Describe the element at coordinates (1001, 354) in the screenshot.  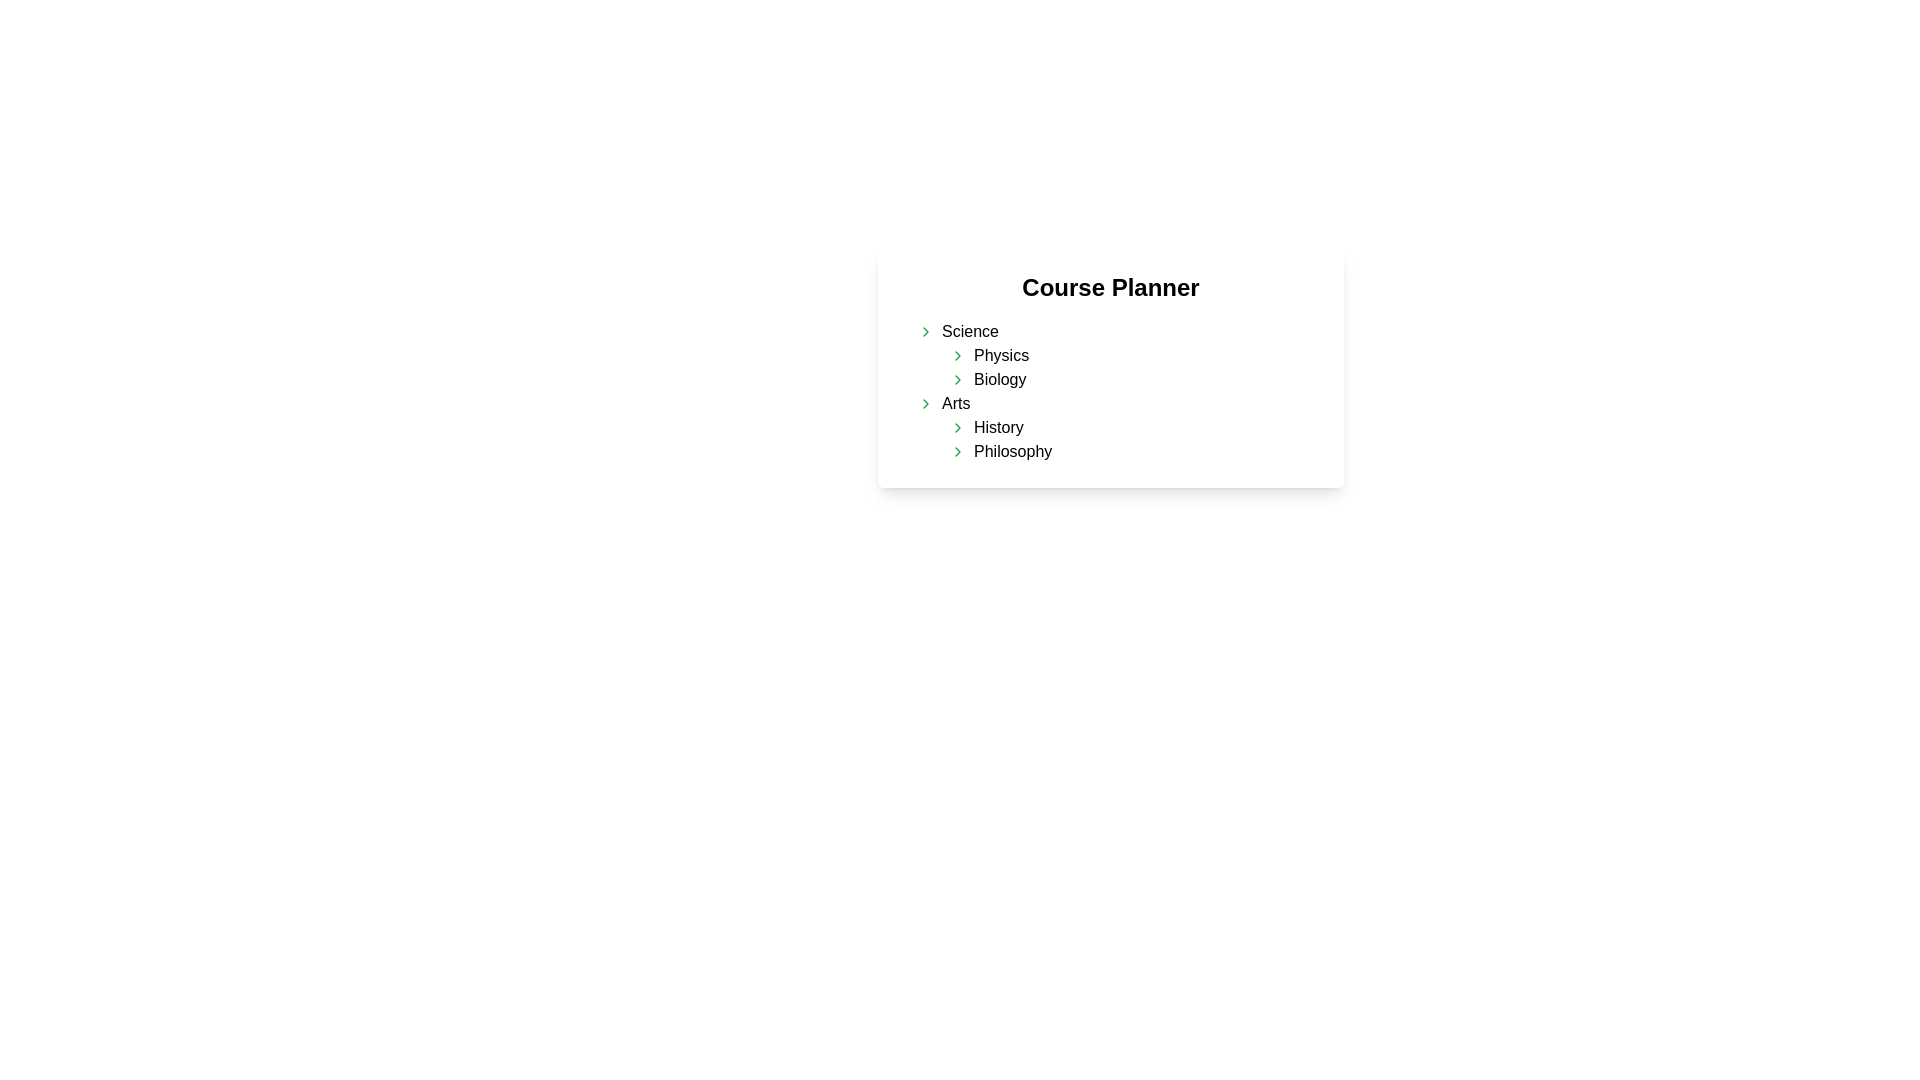
I see `the 'Physics' text label, which is the first sub-item under the 'Science' heading` at that location.